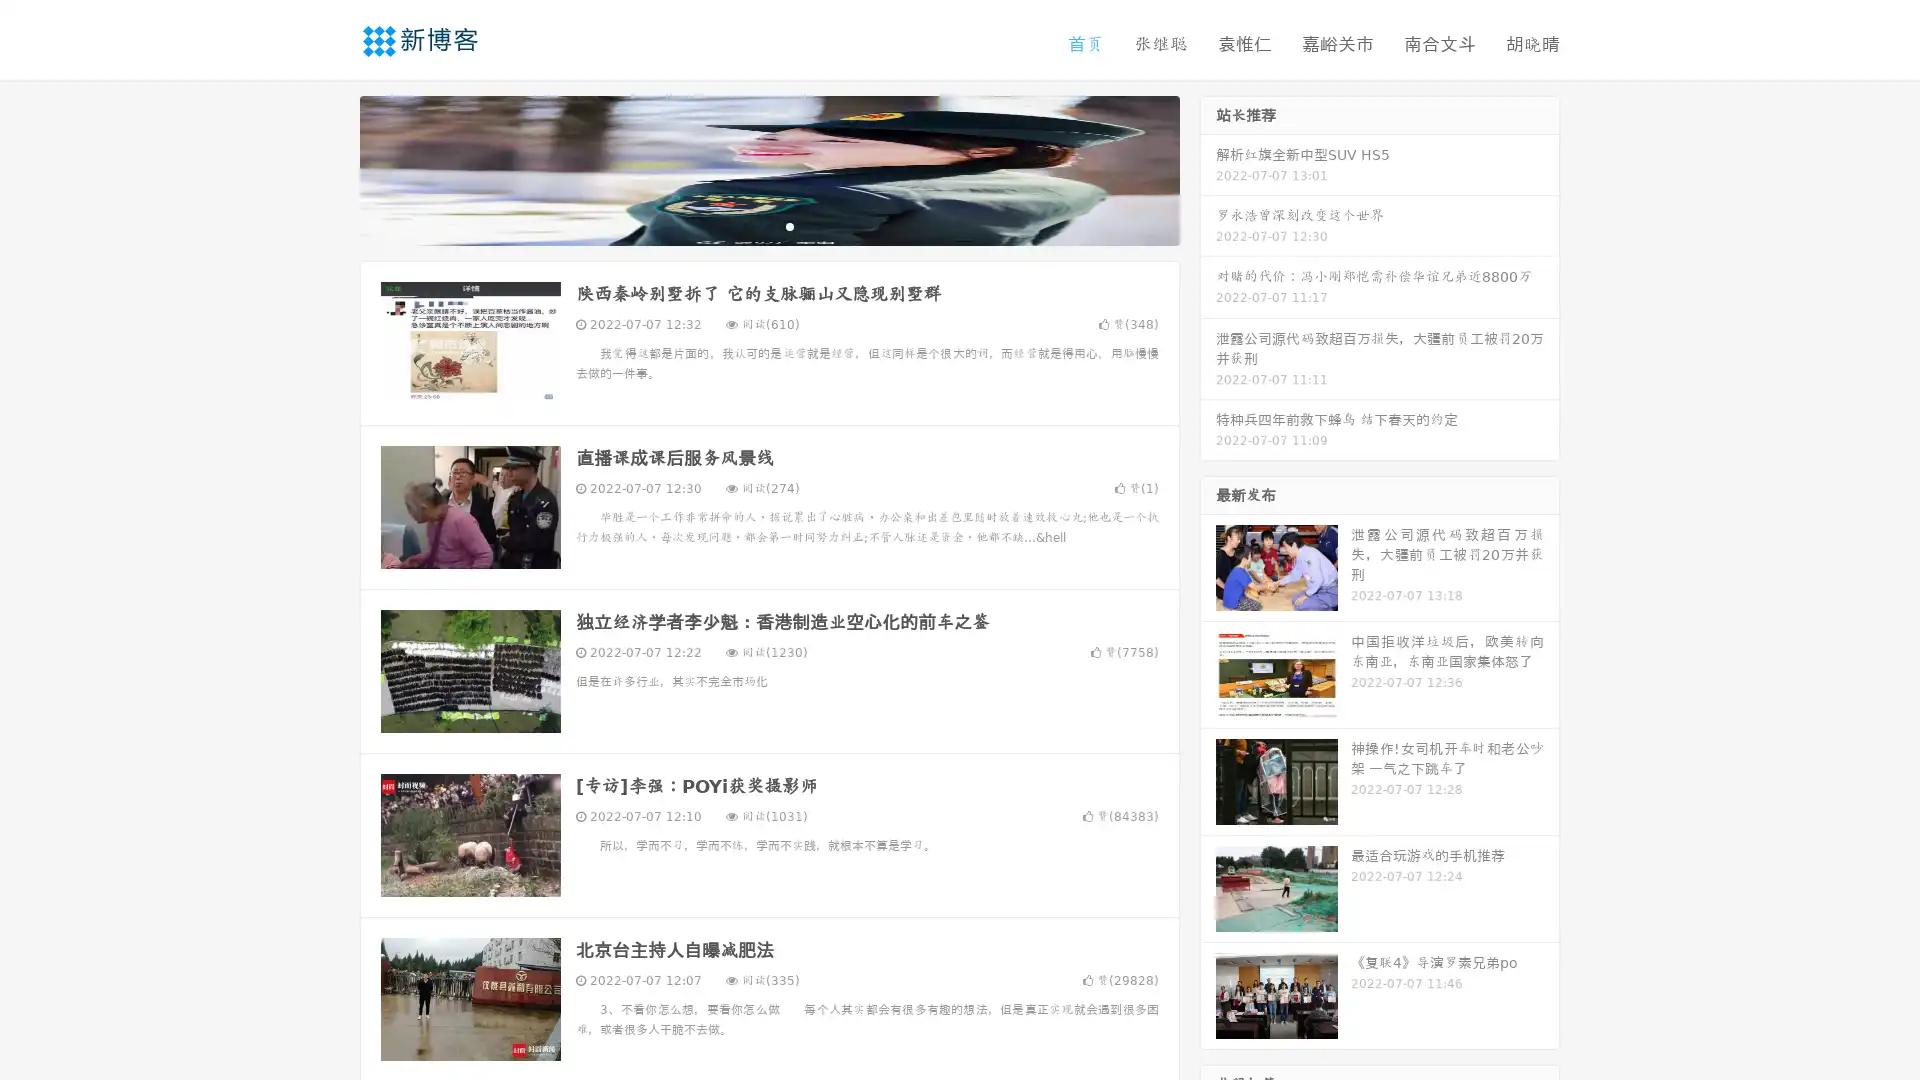 The image size is (1920, 1080). Describe the element at coordinates (748, 225) in the screenshot. I see `Go to slide 1` at that location.